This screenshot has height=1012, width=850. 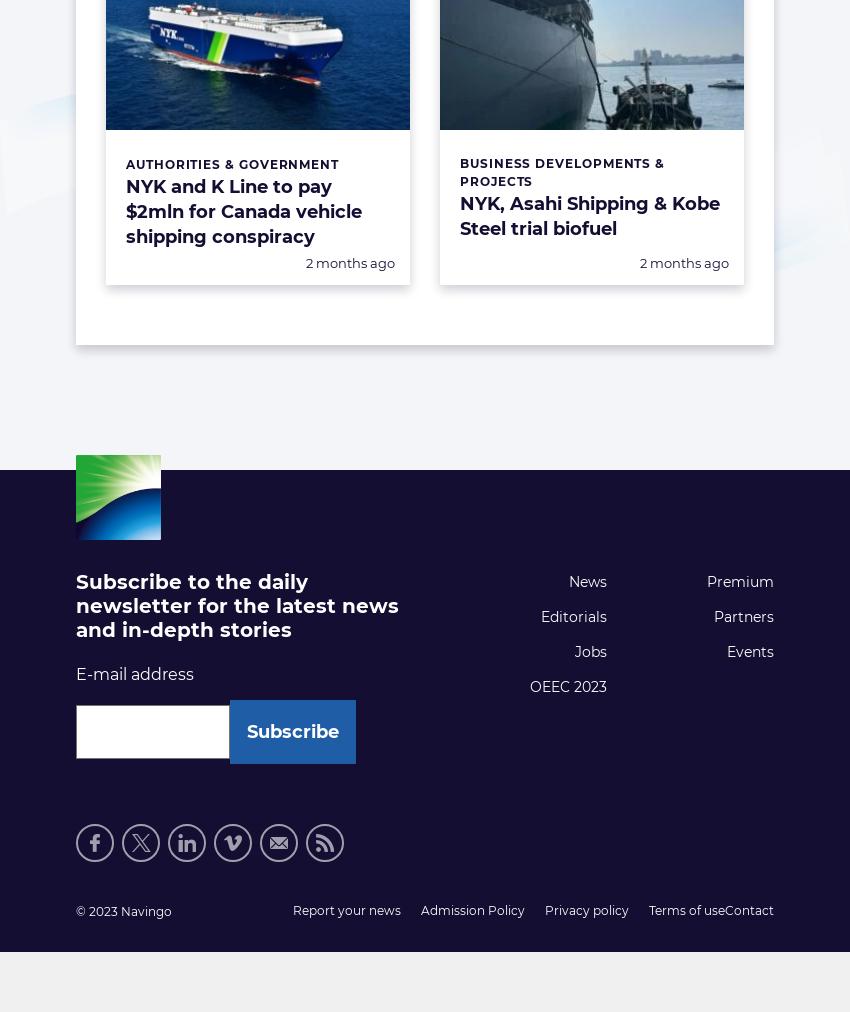 I want to click on 'Privacy policy', so click(x=587, y=910).